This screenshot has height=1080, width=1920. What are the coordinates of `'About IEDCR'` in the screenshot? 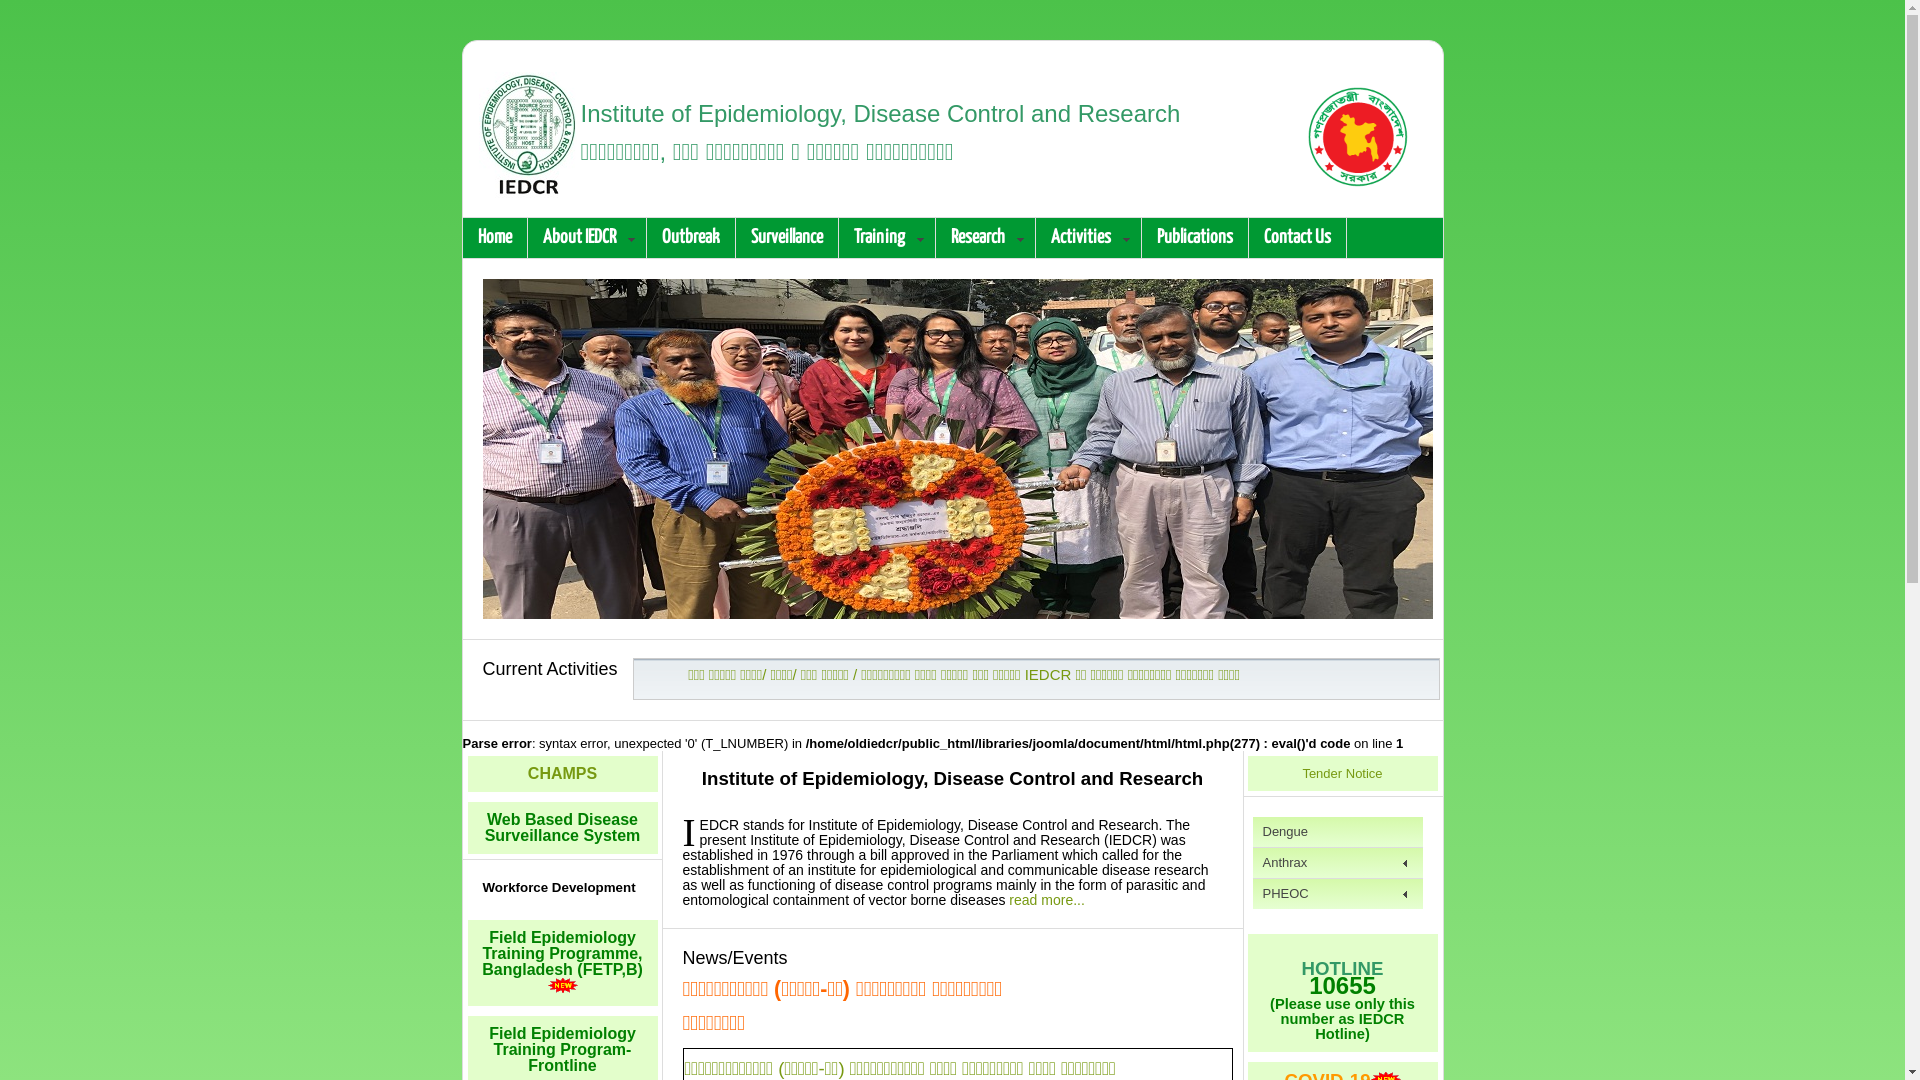 It's located at (586, 237).